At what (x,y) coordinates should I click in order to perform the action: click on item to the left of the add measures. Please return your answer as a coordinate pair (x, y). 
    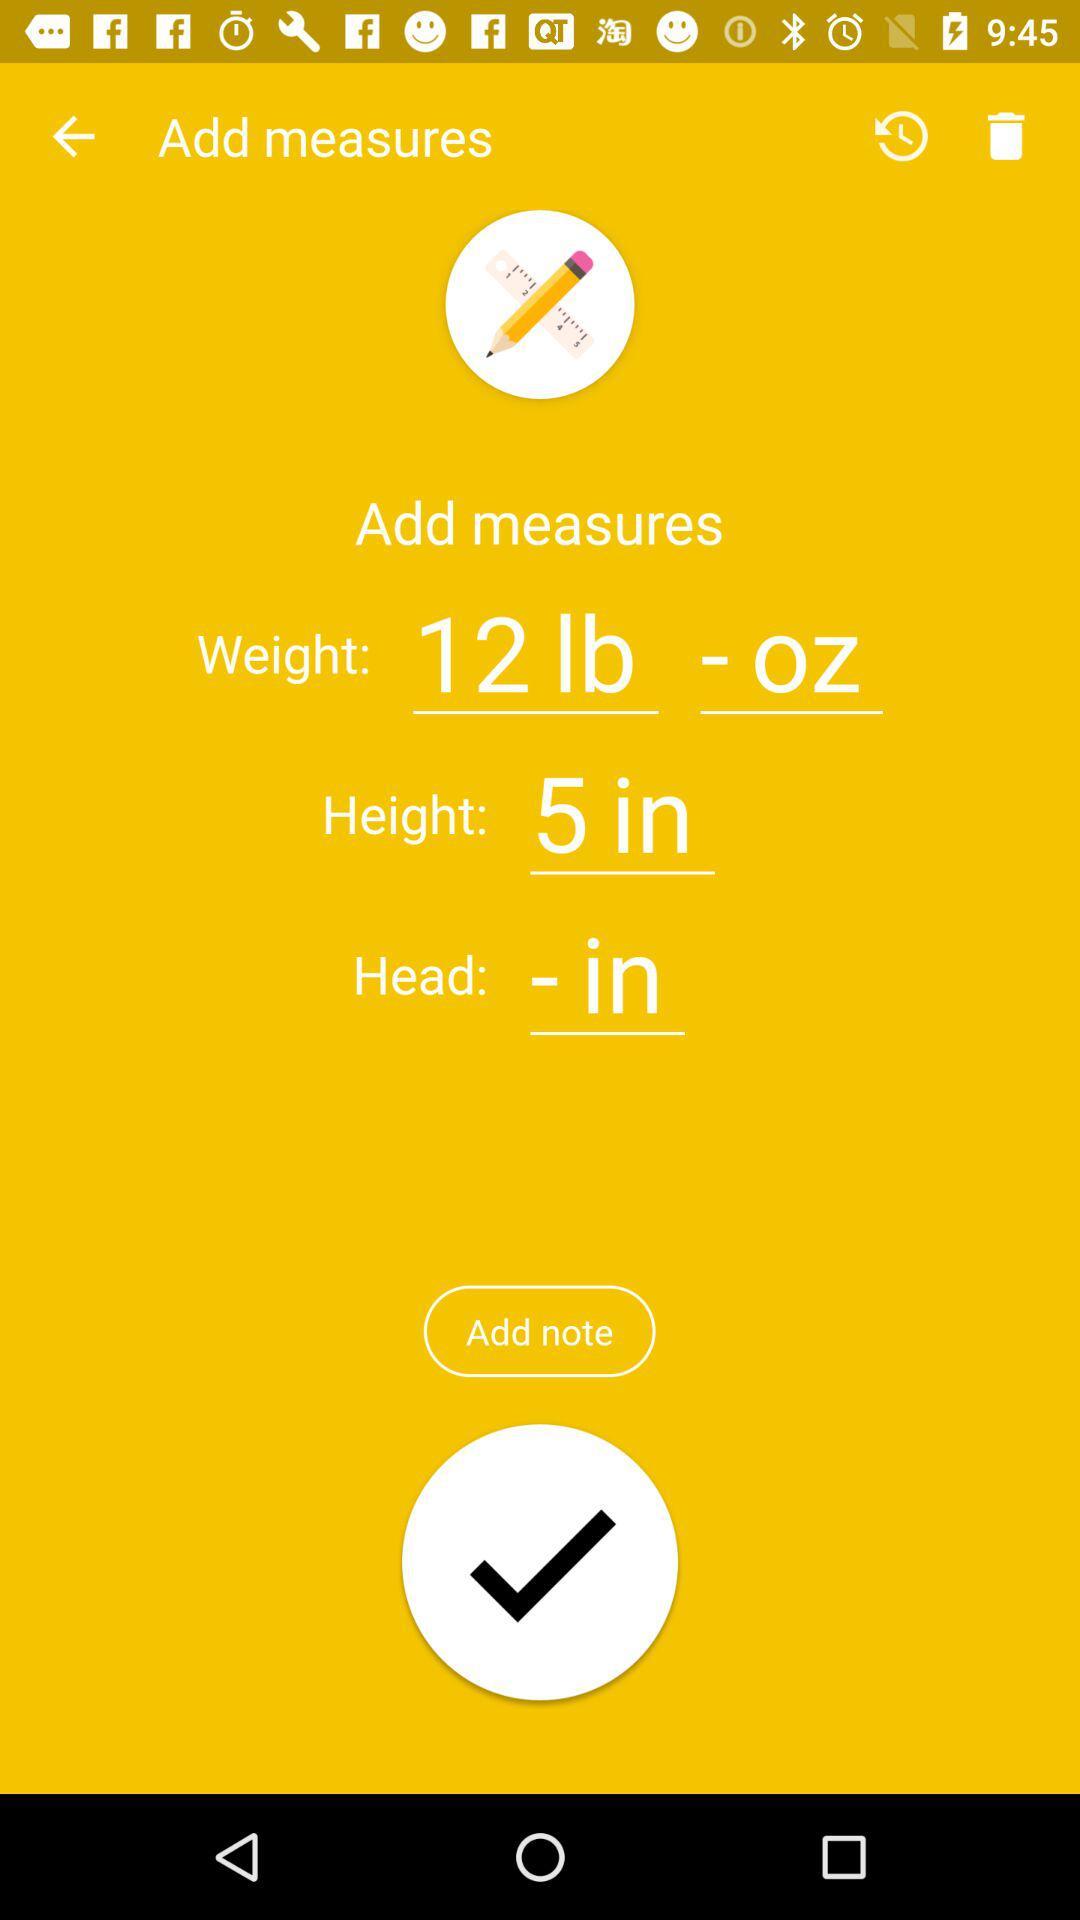
    Looking at the image, I should click on (72, 135).